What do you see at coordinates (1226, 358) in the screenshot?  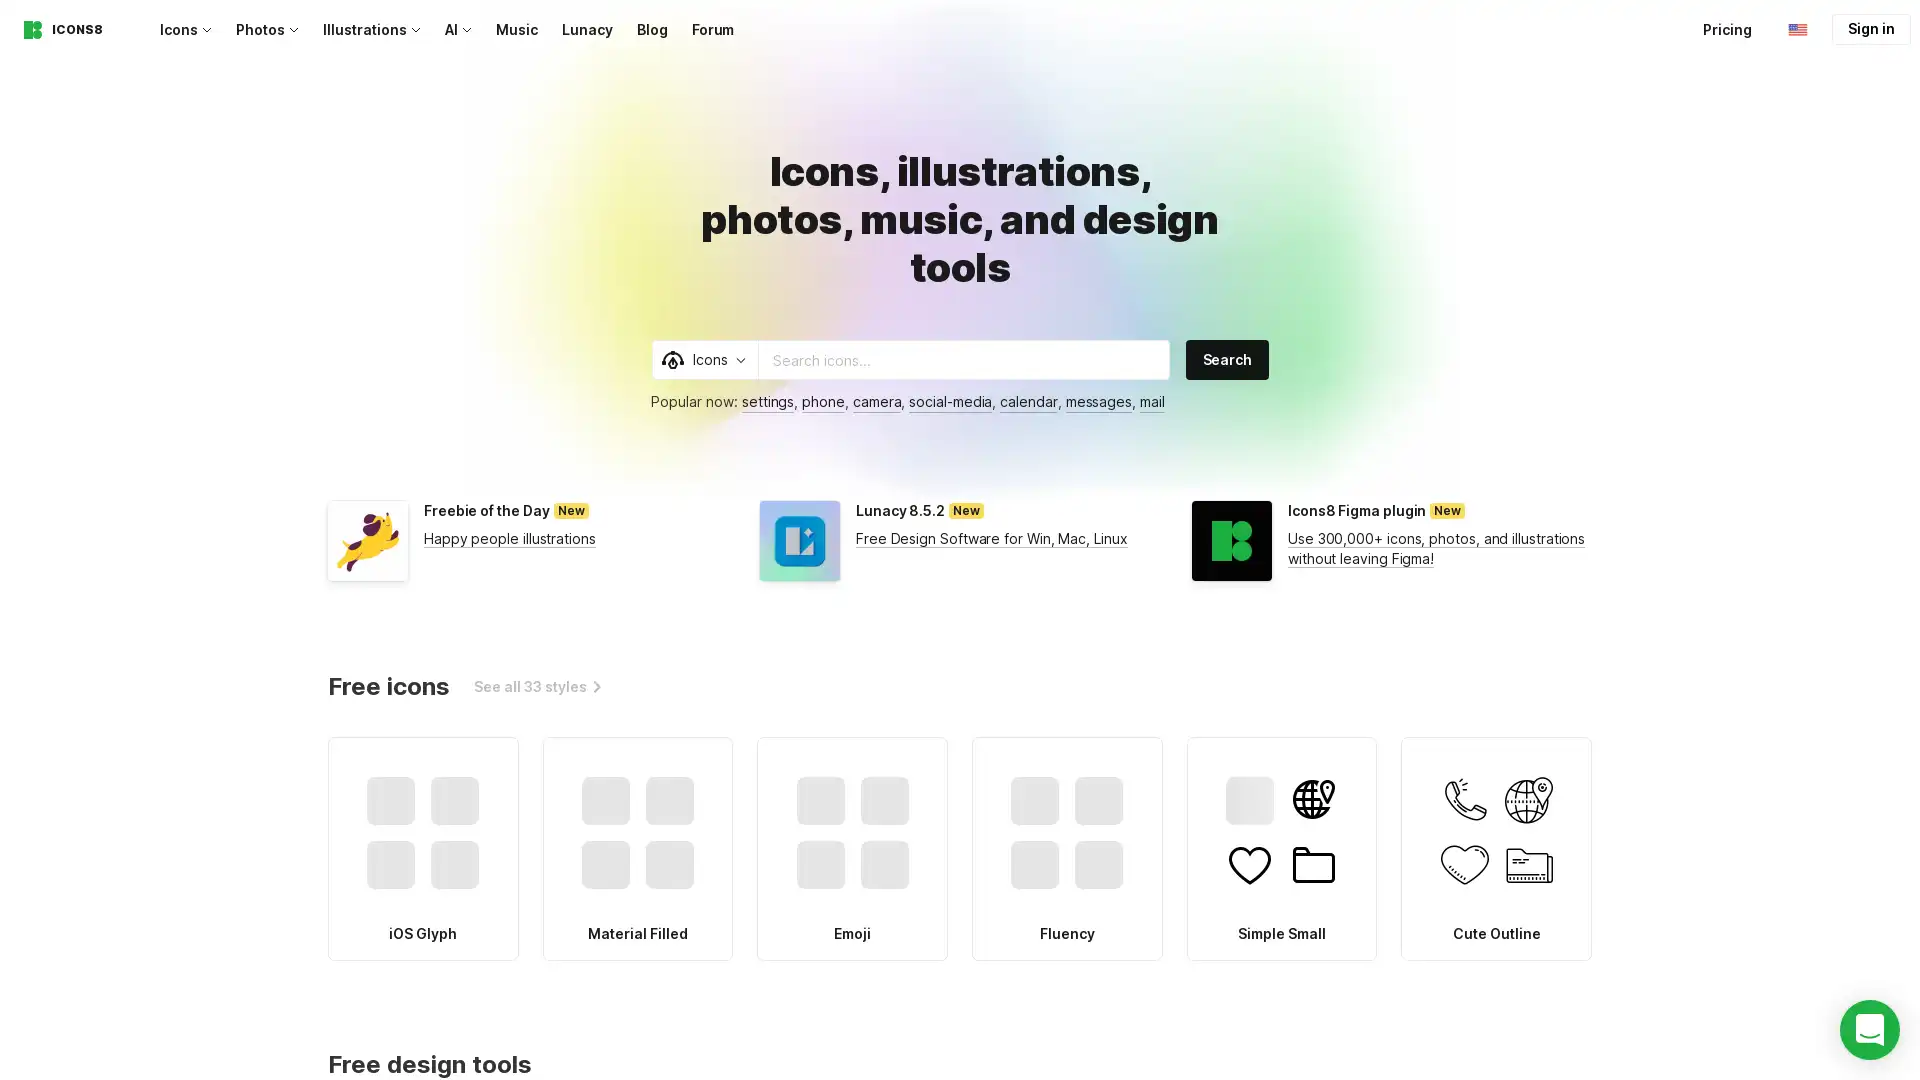 I see `Search` at bounding box center [1226, 358].